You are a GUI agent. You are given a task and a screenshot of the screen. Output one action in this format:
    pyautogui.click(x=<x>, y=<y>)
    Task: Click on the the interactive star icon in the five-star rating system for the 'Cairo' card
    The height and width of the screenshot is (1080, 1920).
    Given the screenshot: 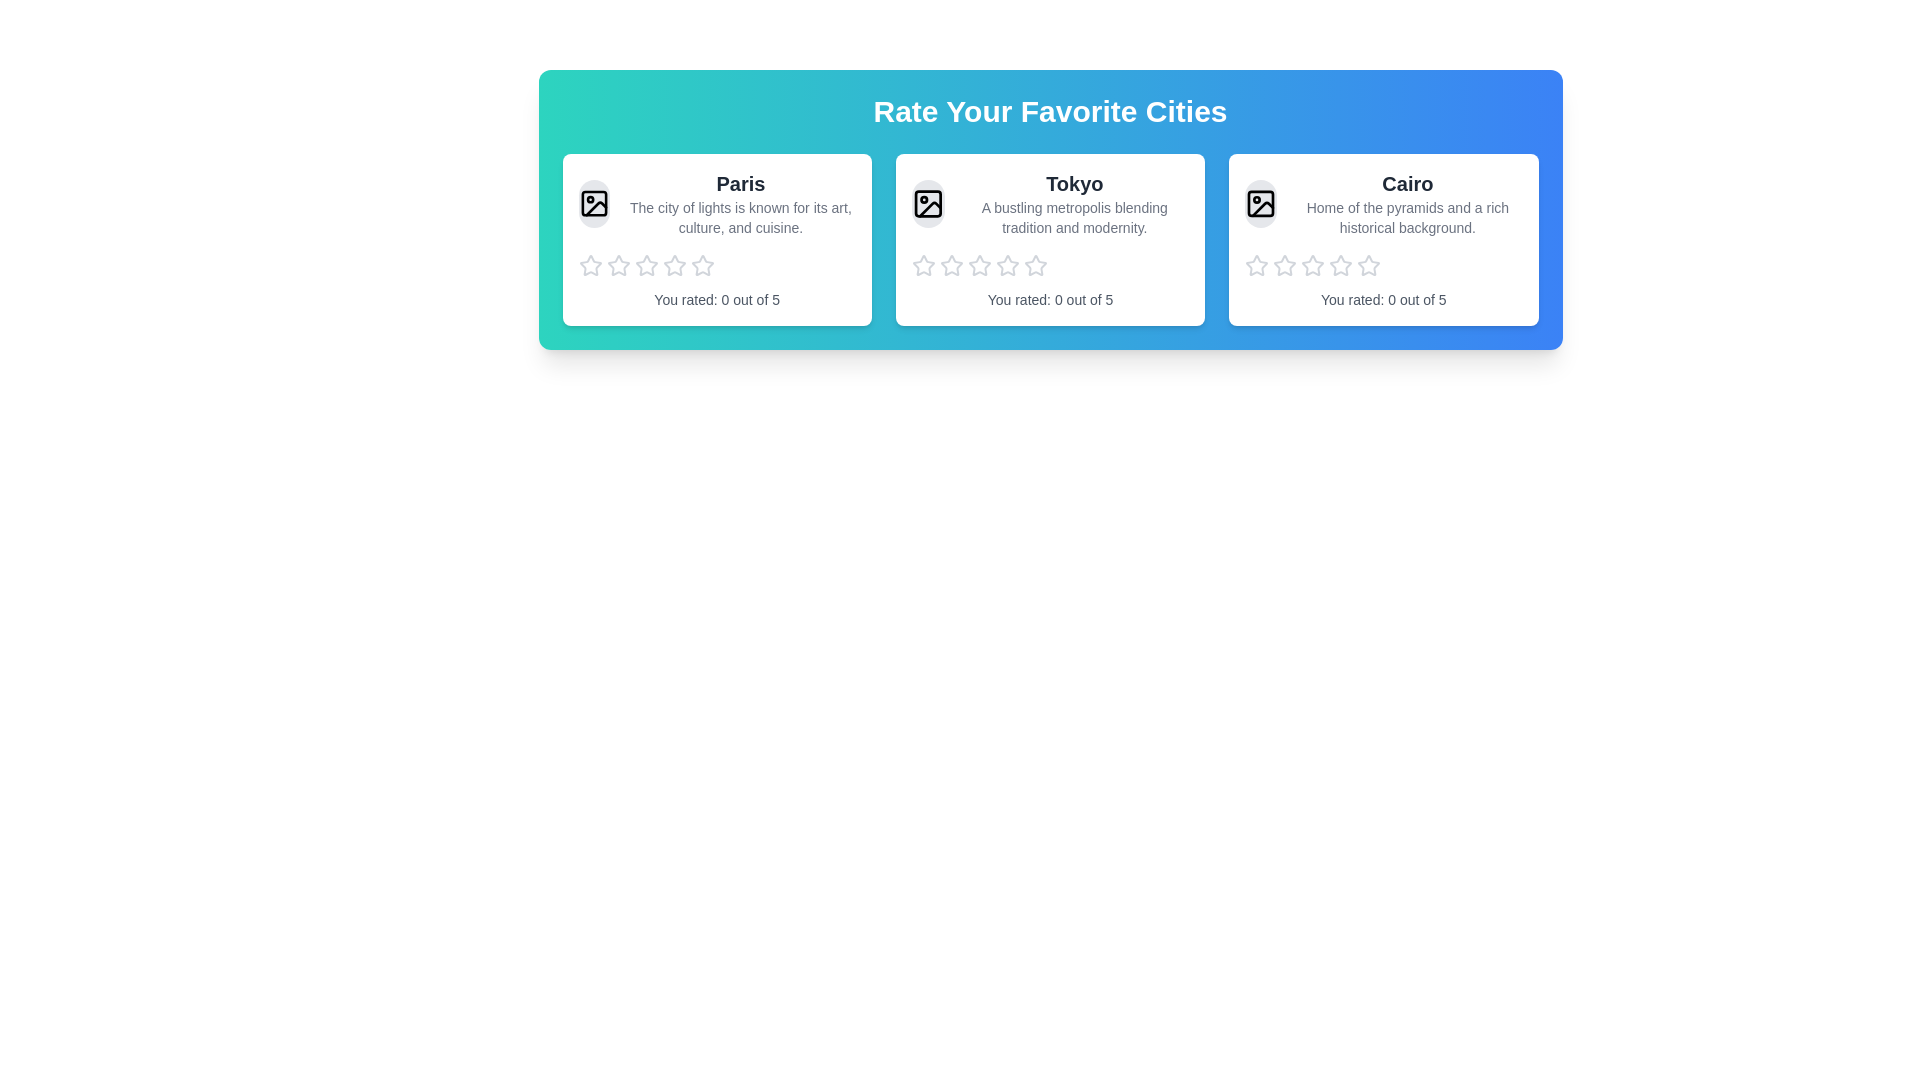 What is the action you would take?
    pyautogui.click(x=1368, y=264)
    